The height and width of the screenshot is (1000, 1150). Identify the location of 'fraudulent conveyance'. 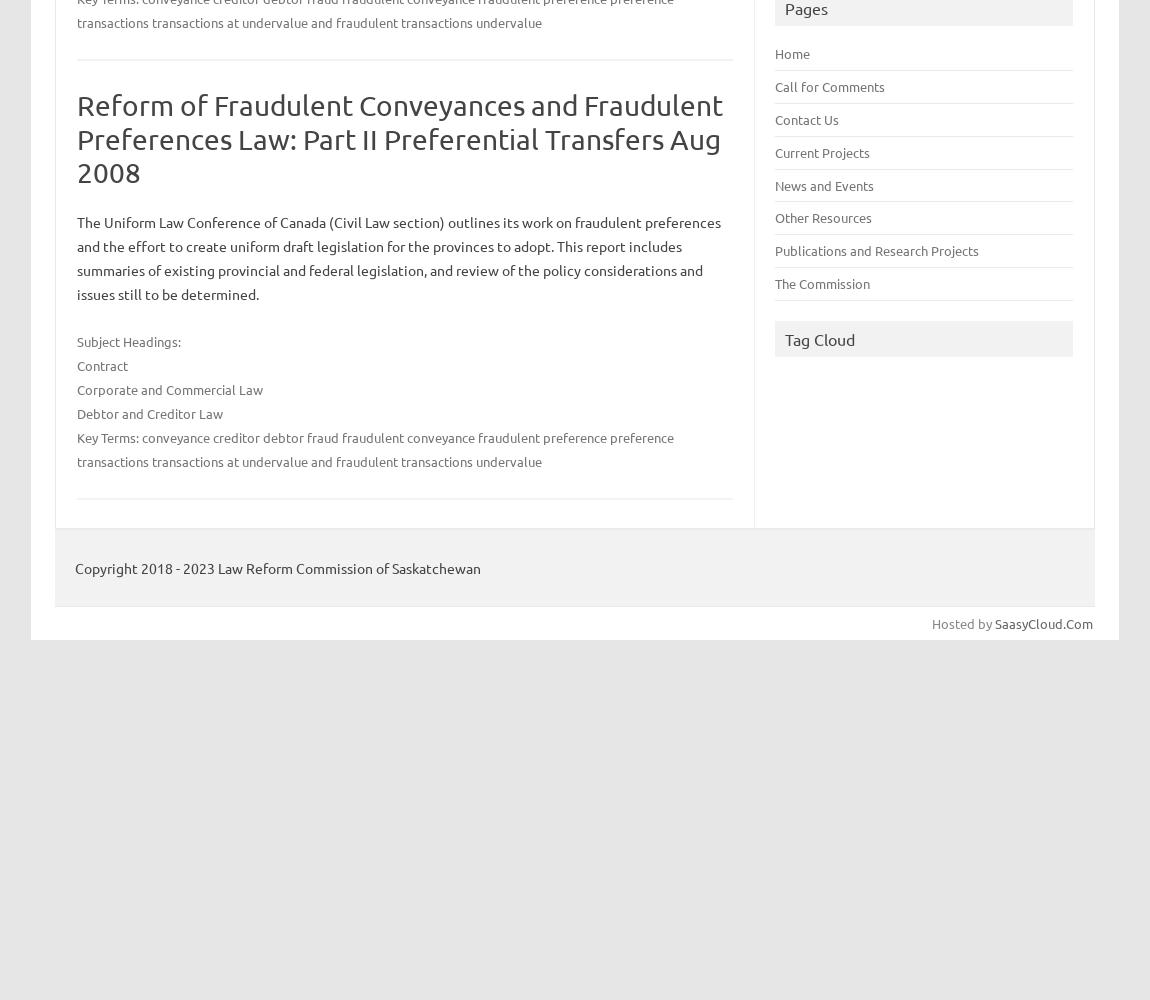
(407, 436).